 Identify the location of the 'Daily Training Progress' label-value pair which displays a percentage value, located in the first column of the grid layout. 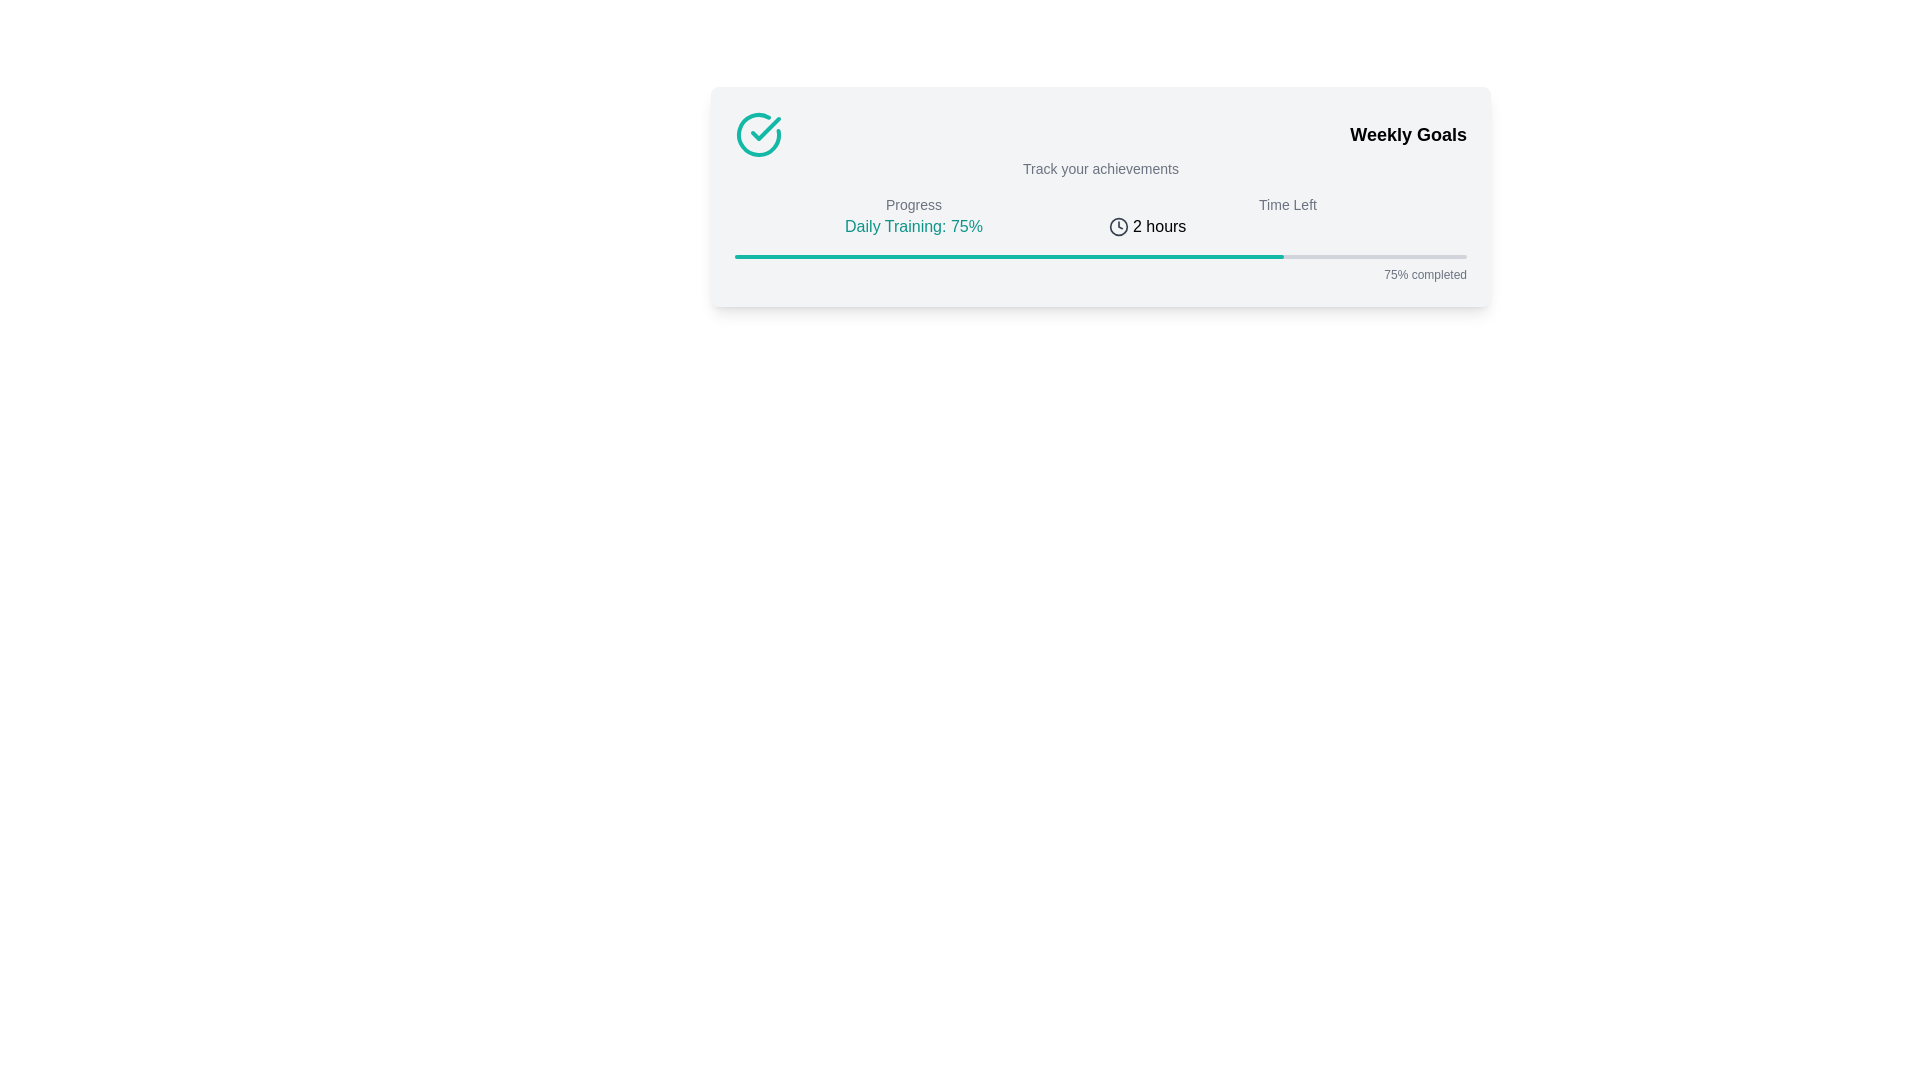
(912, 216).